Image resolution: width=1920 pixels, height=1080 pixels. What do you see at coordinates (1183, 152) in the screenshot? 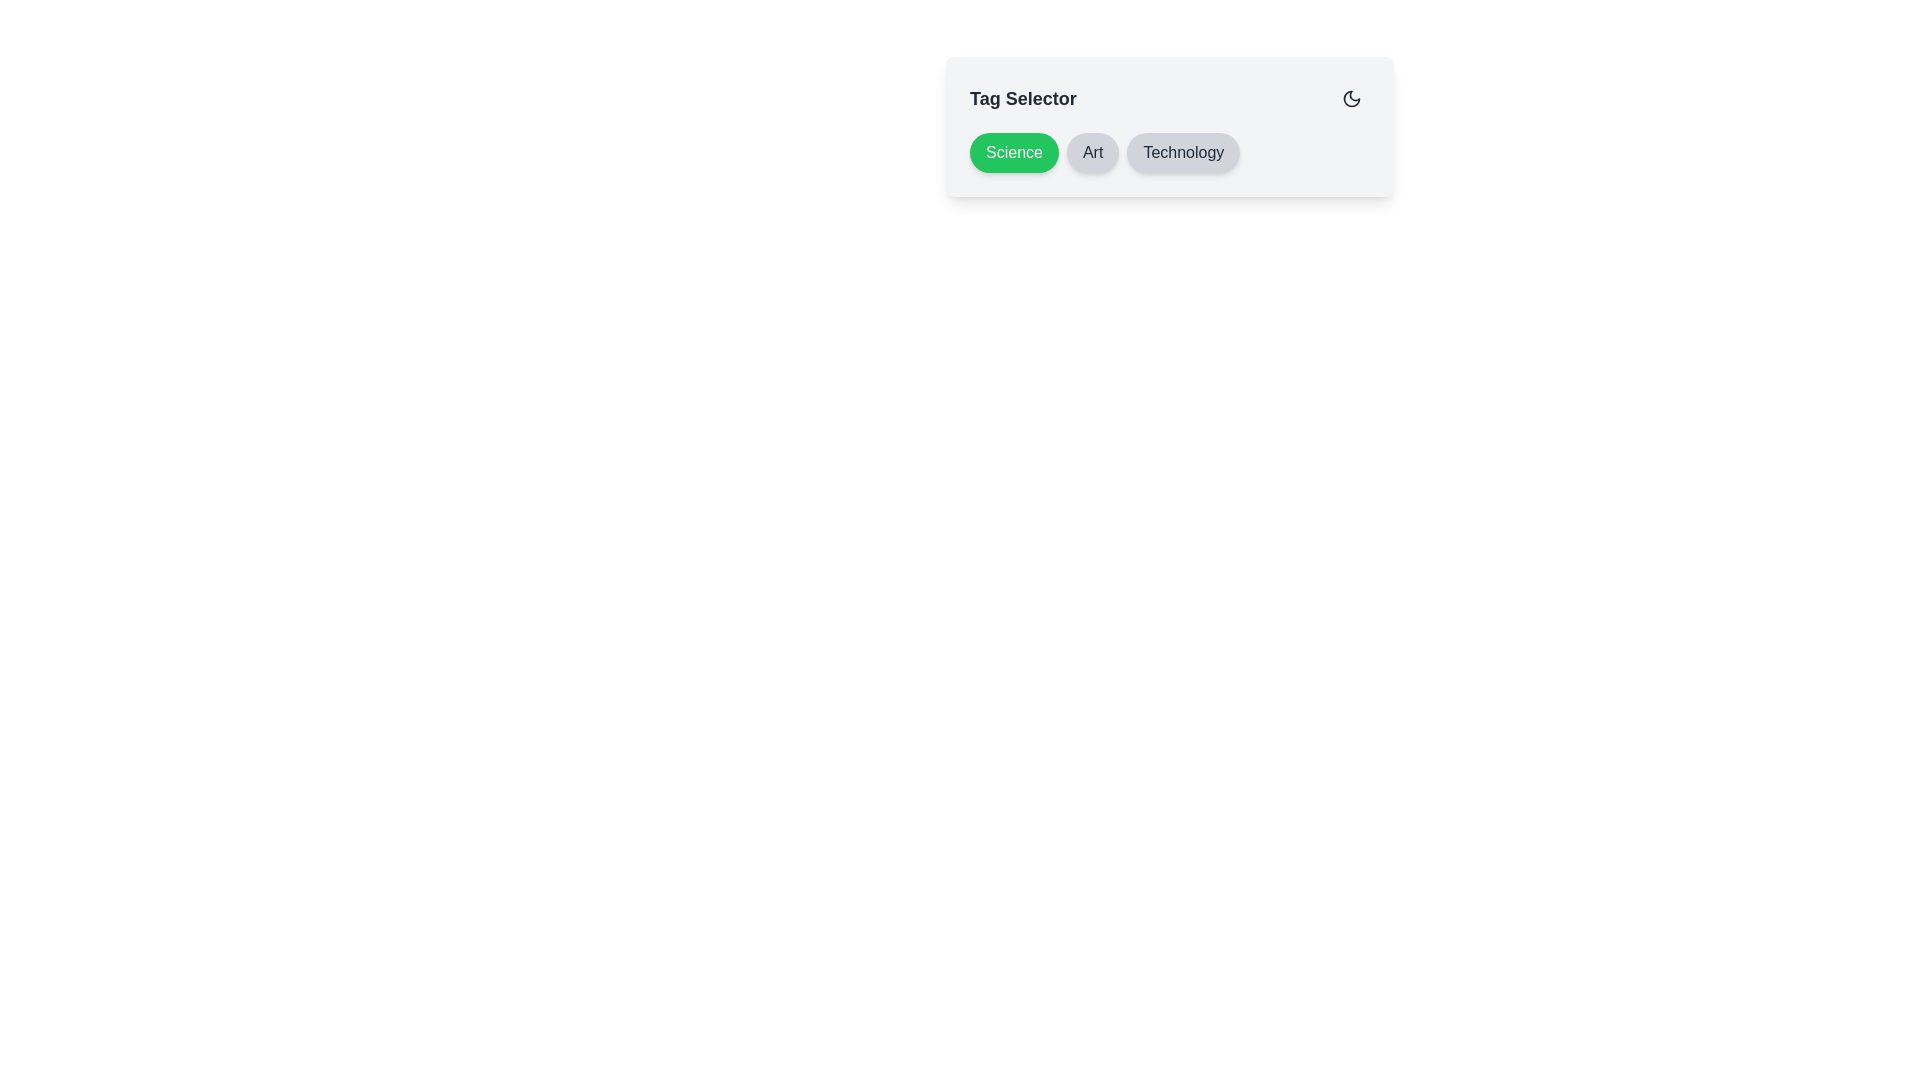
I see `the tag Technology by clicking on it` at bounding box center [1183, 152].